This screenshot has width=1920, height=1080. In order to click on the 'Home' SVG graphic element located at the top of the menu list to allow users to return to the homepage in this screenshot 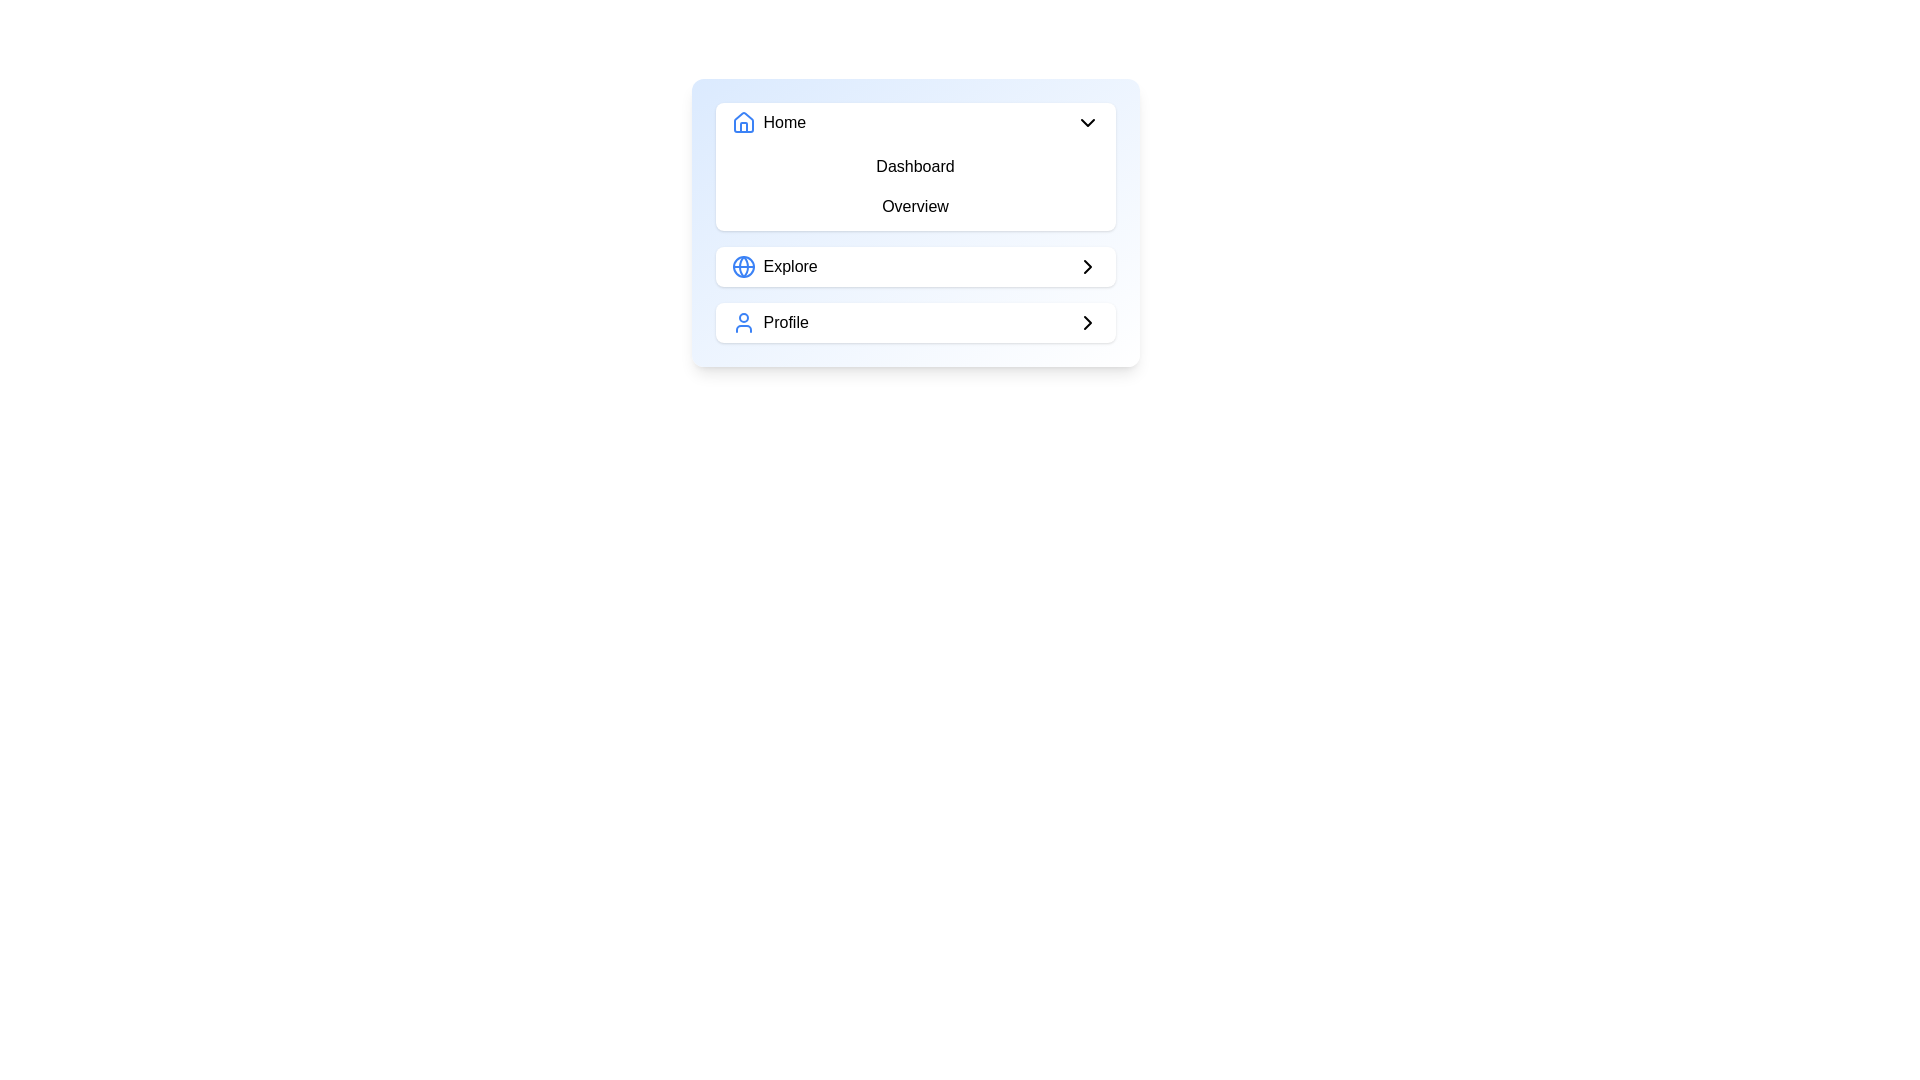, I will do `click(742, 122)`.